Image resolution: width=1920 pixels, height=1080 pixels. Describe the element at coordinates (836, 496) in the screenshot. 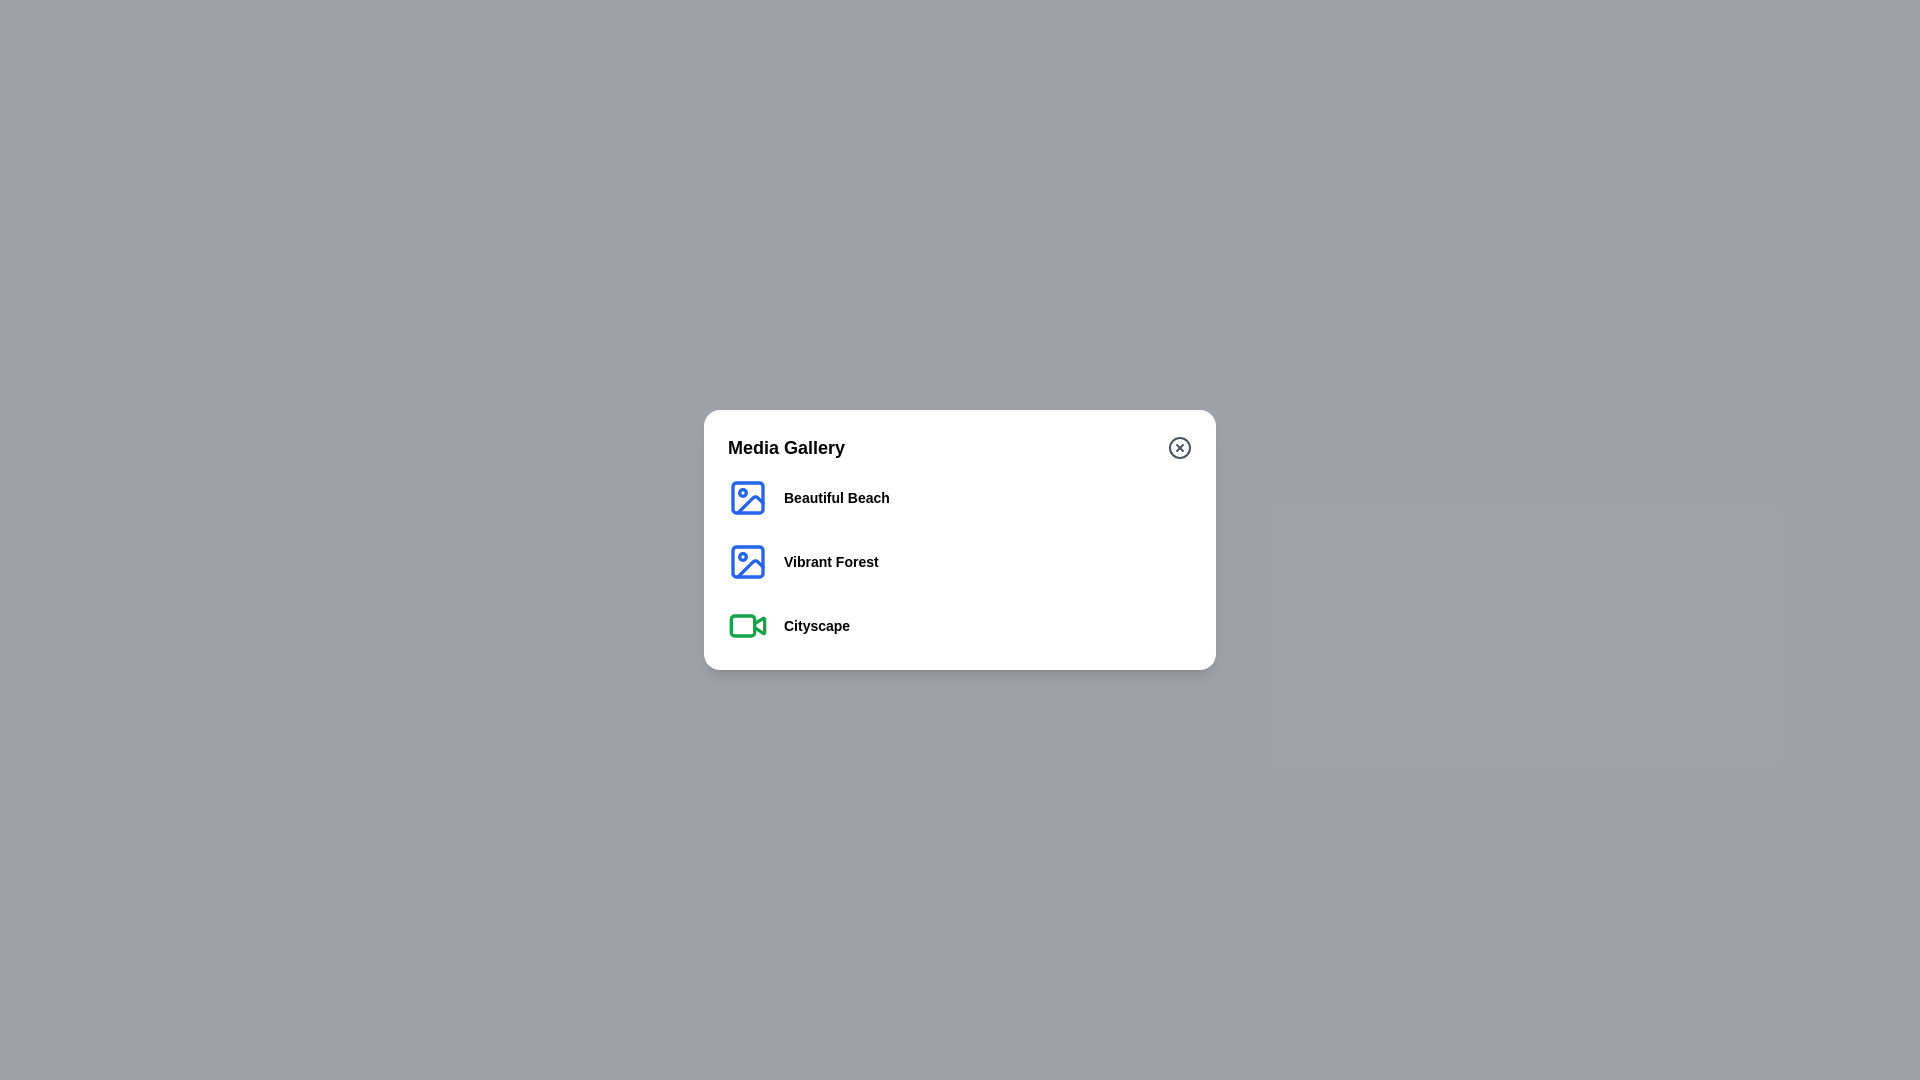

I see `the media item titled Beautiful Beach` at that location.